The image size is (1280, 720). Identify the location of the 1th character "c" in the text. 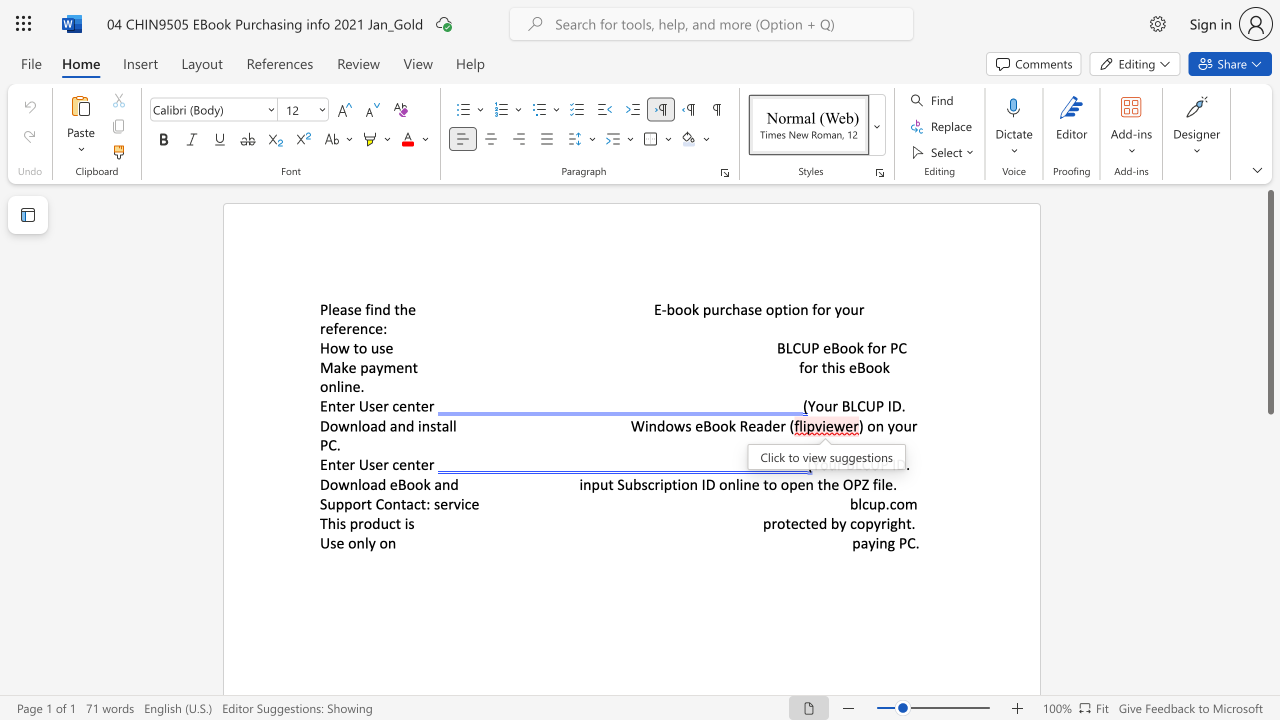
(395, 464).